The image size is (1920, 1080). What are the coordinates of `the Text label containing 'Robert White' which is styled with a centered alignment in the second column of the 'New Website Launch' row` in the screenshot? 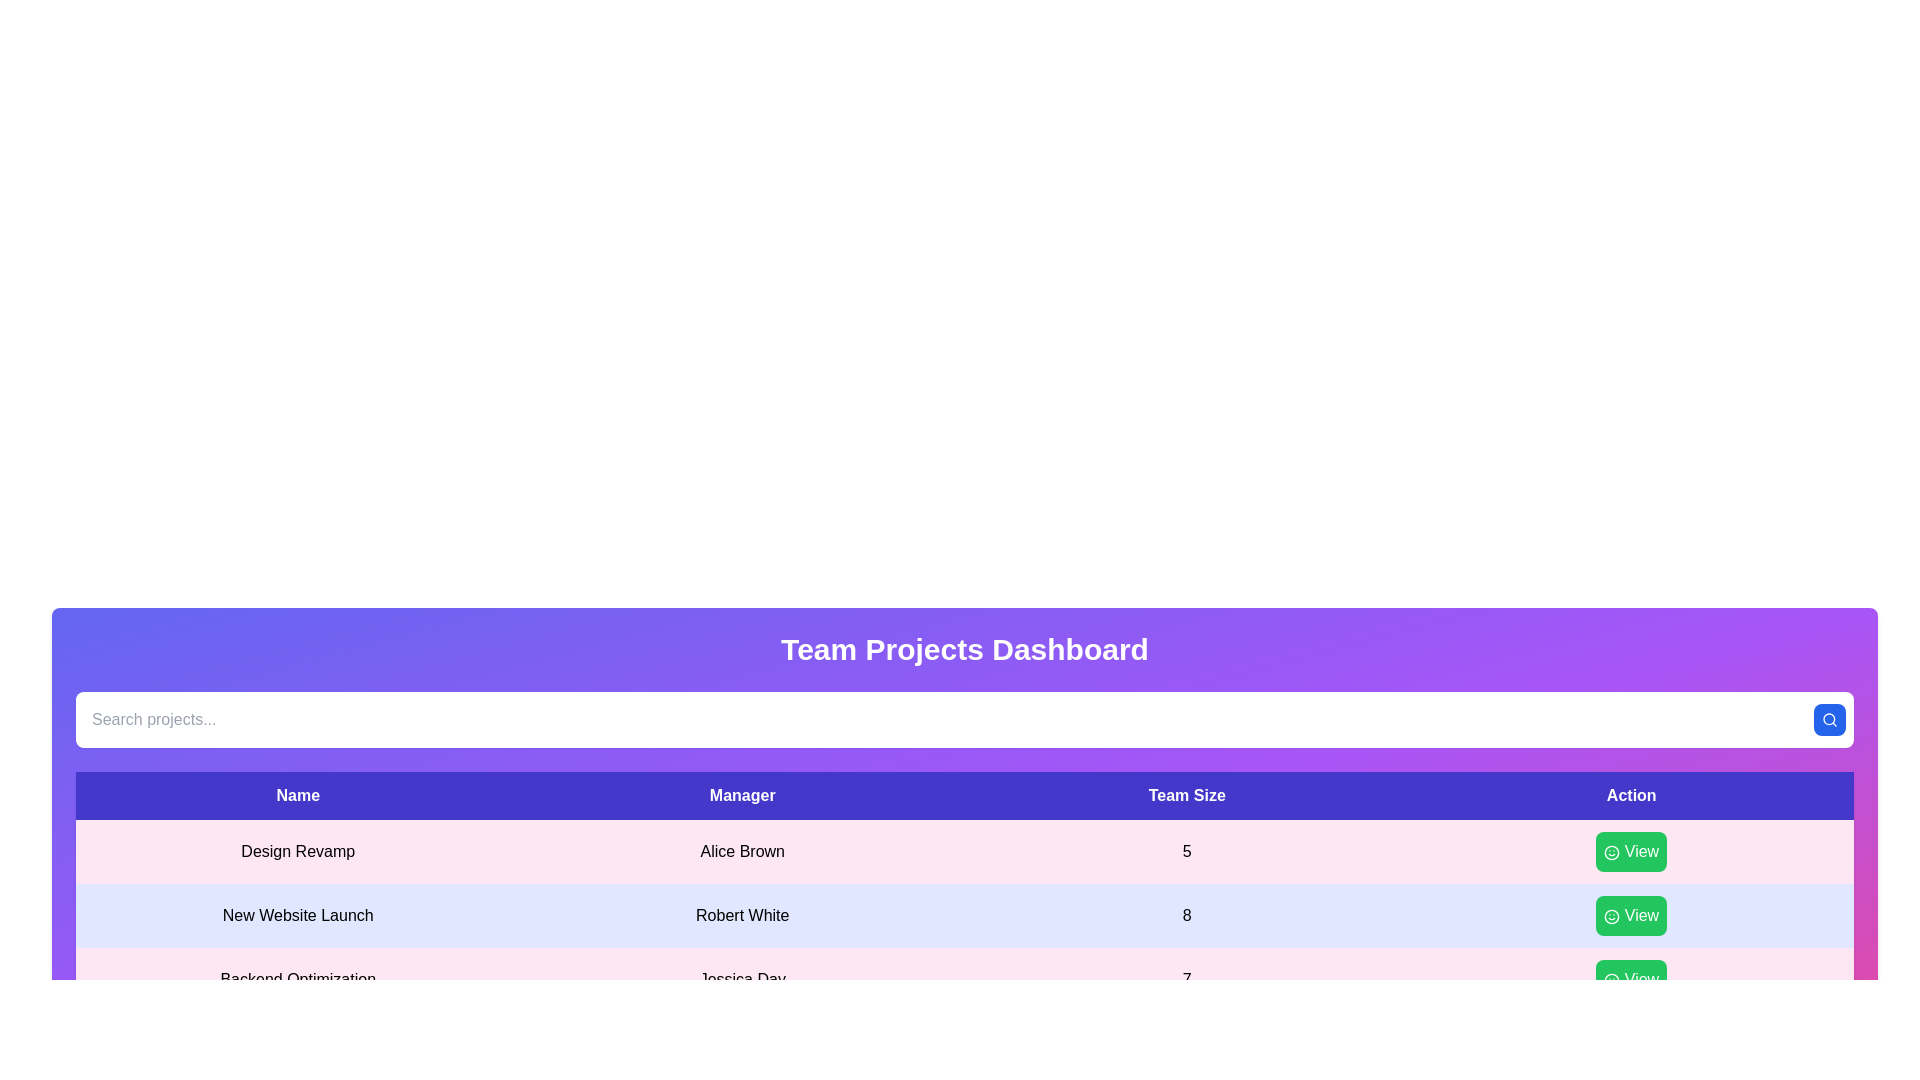 It's located at (741, 915).